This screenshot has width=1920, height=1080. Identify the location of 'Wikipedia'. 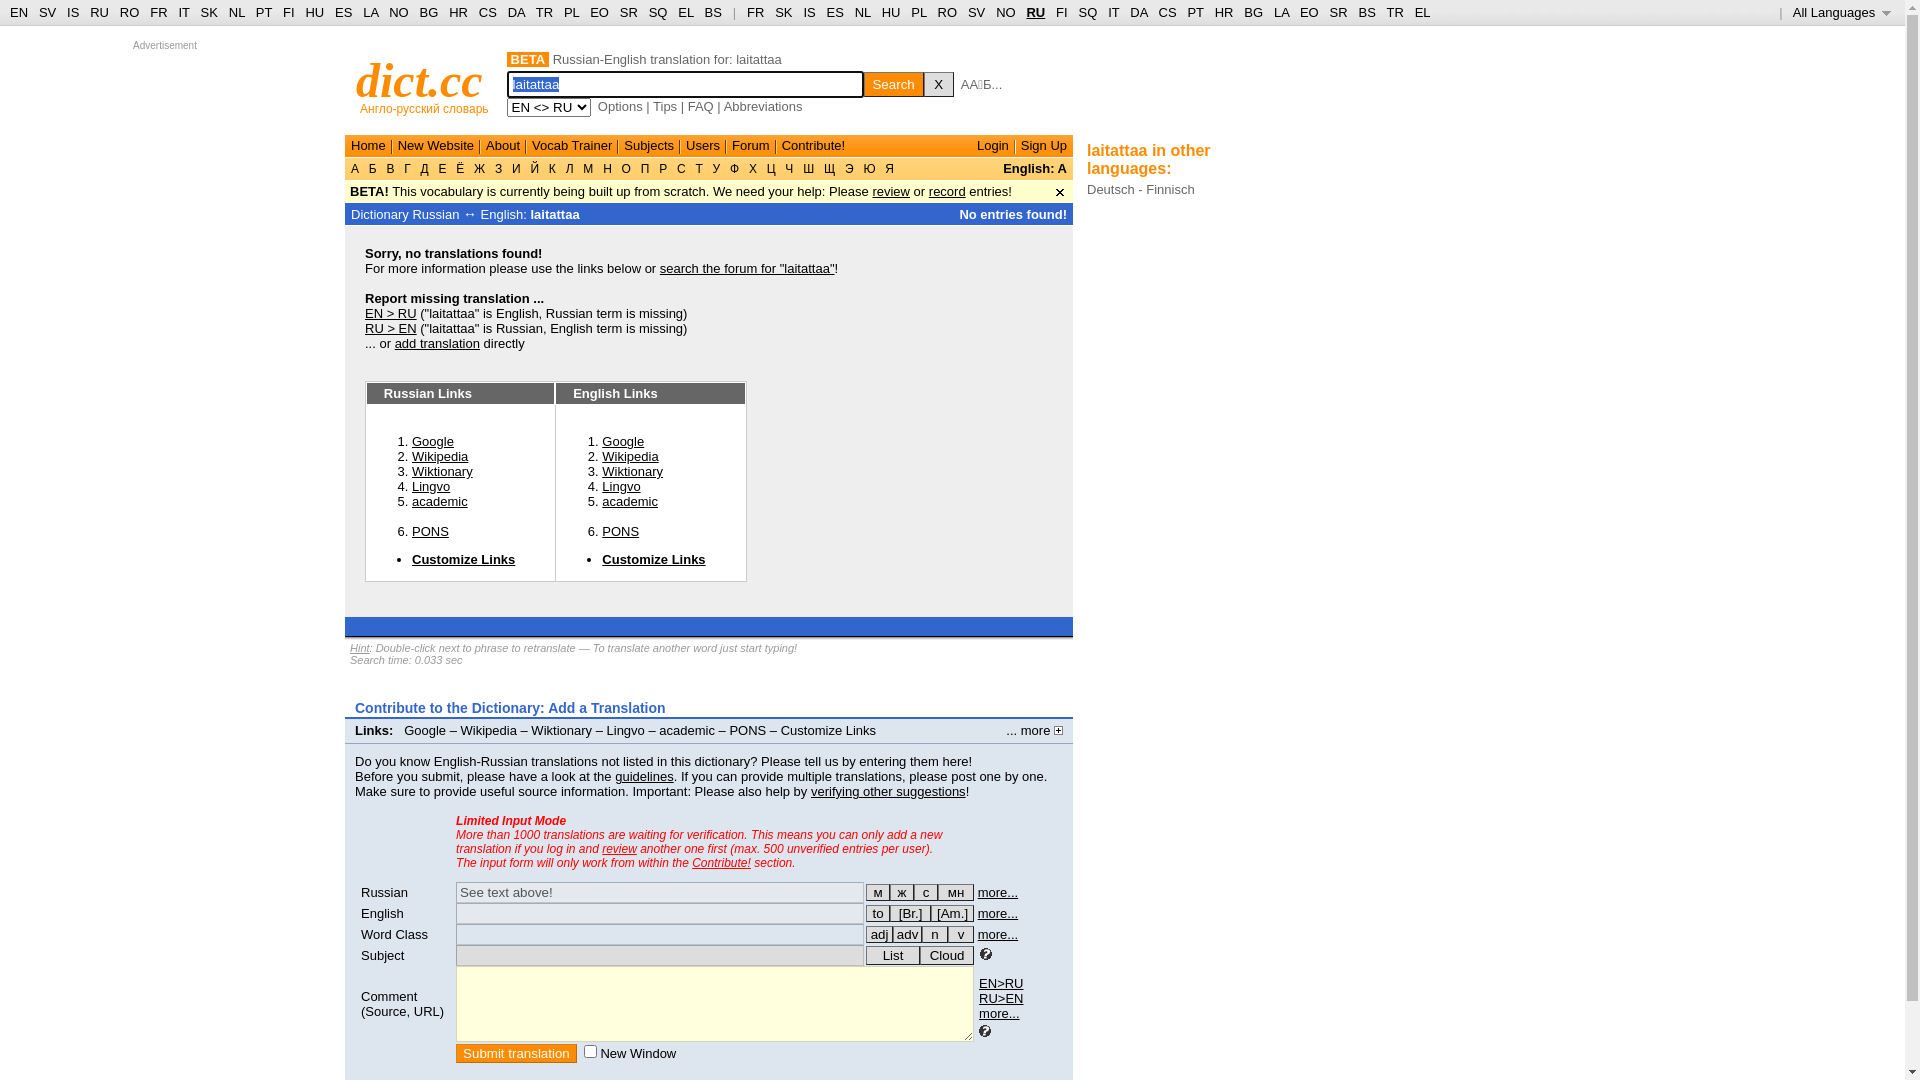
(489, 730).